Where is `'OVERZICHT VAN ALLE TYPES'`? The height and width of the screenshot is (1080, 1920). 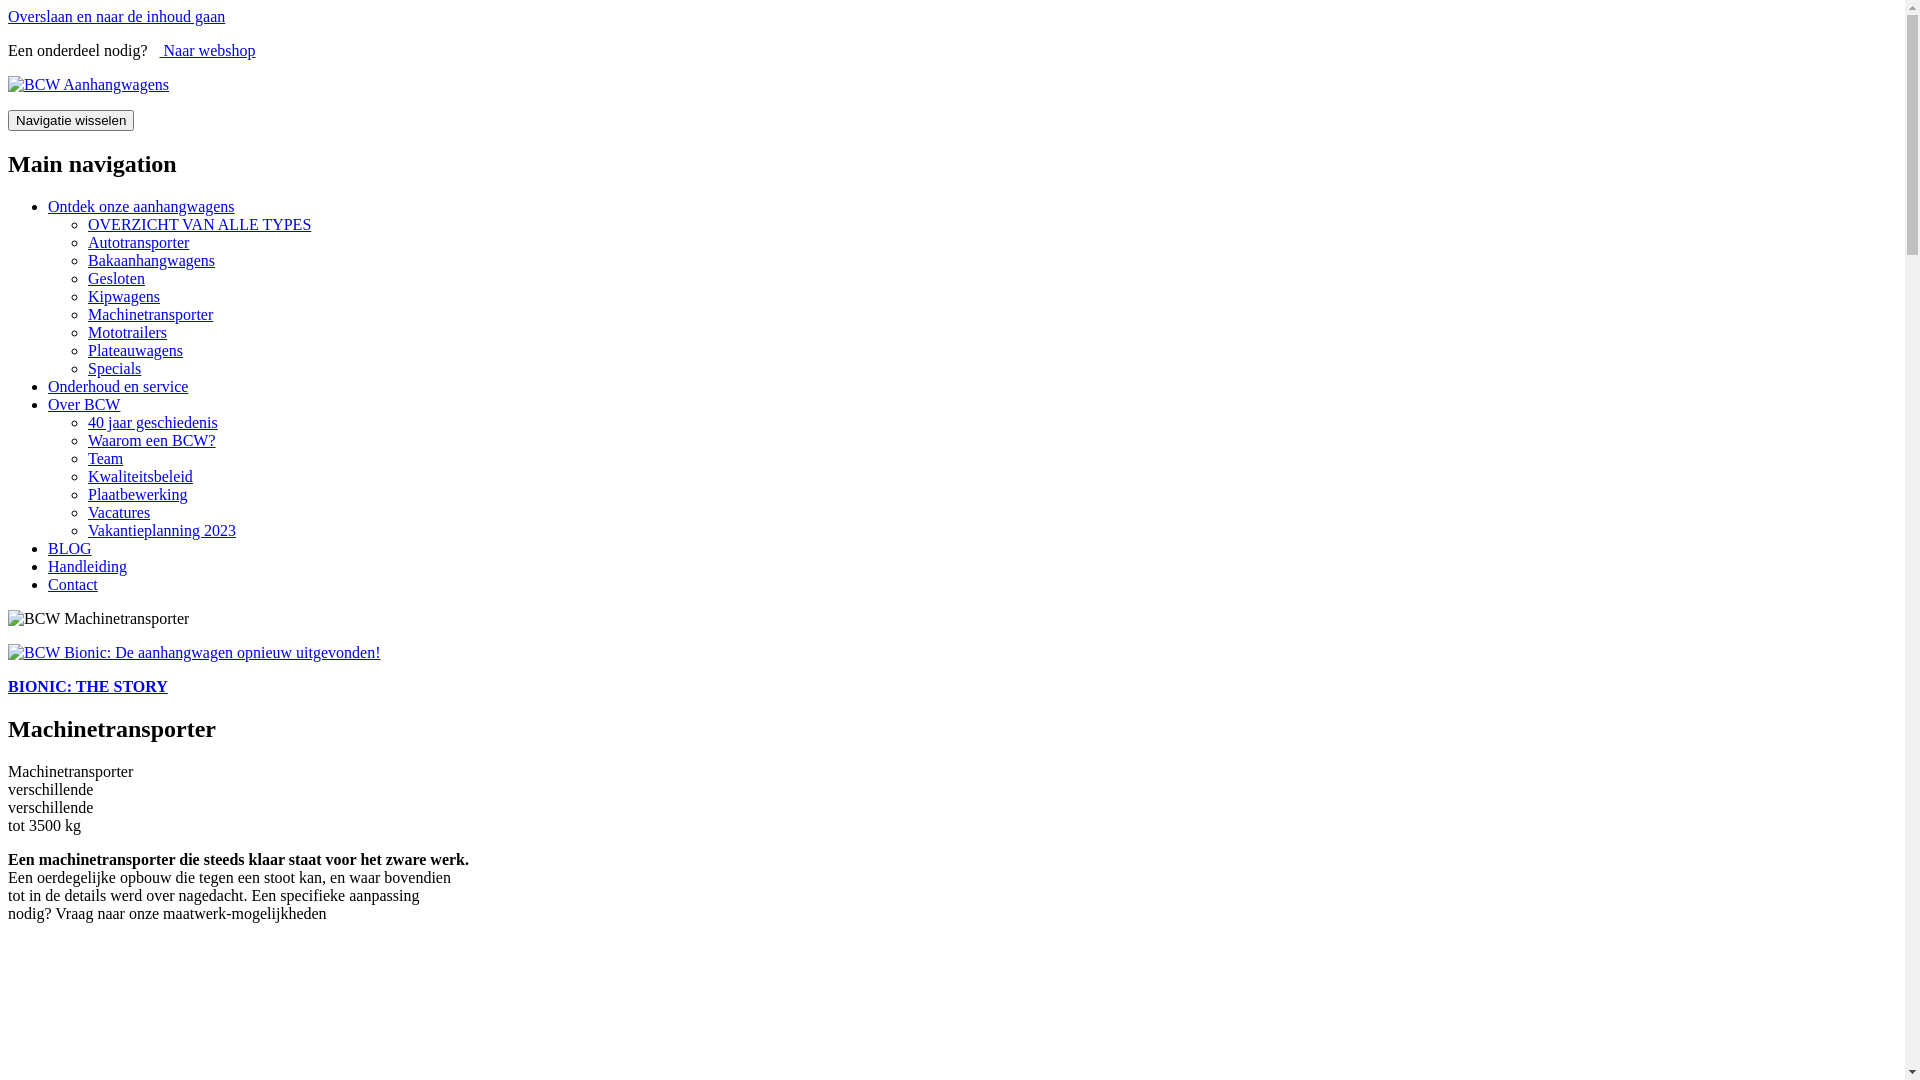 'OVERZICHT VAN ALLE TYPES' is located at coordinates (199, 224).